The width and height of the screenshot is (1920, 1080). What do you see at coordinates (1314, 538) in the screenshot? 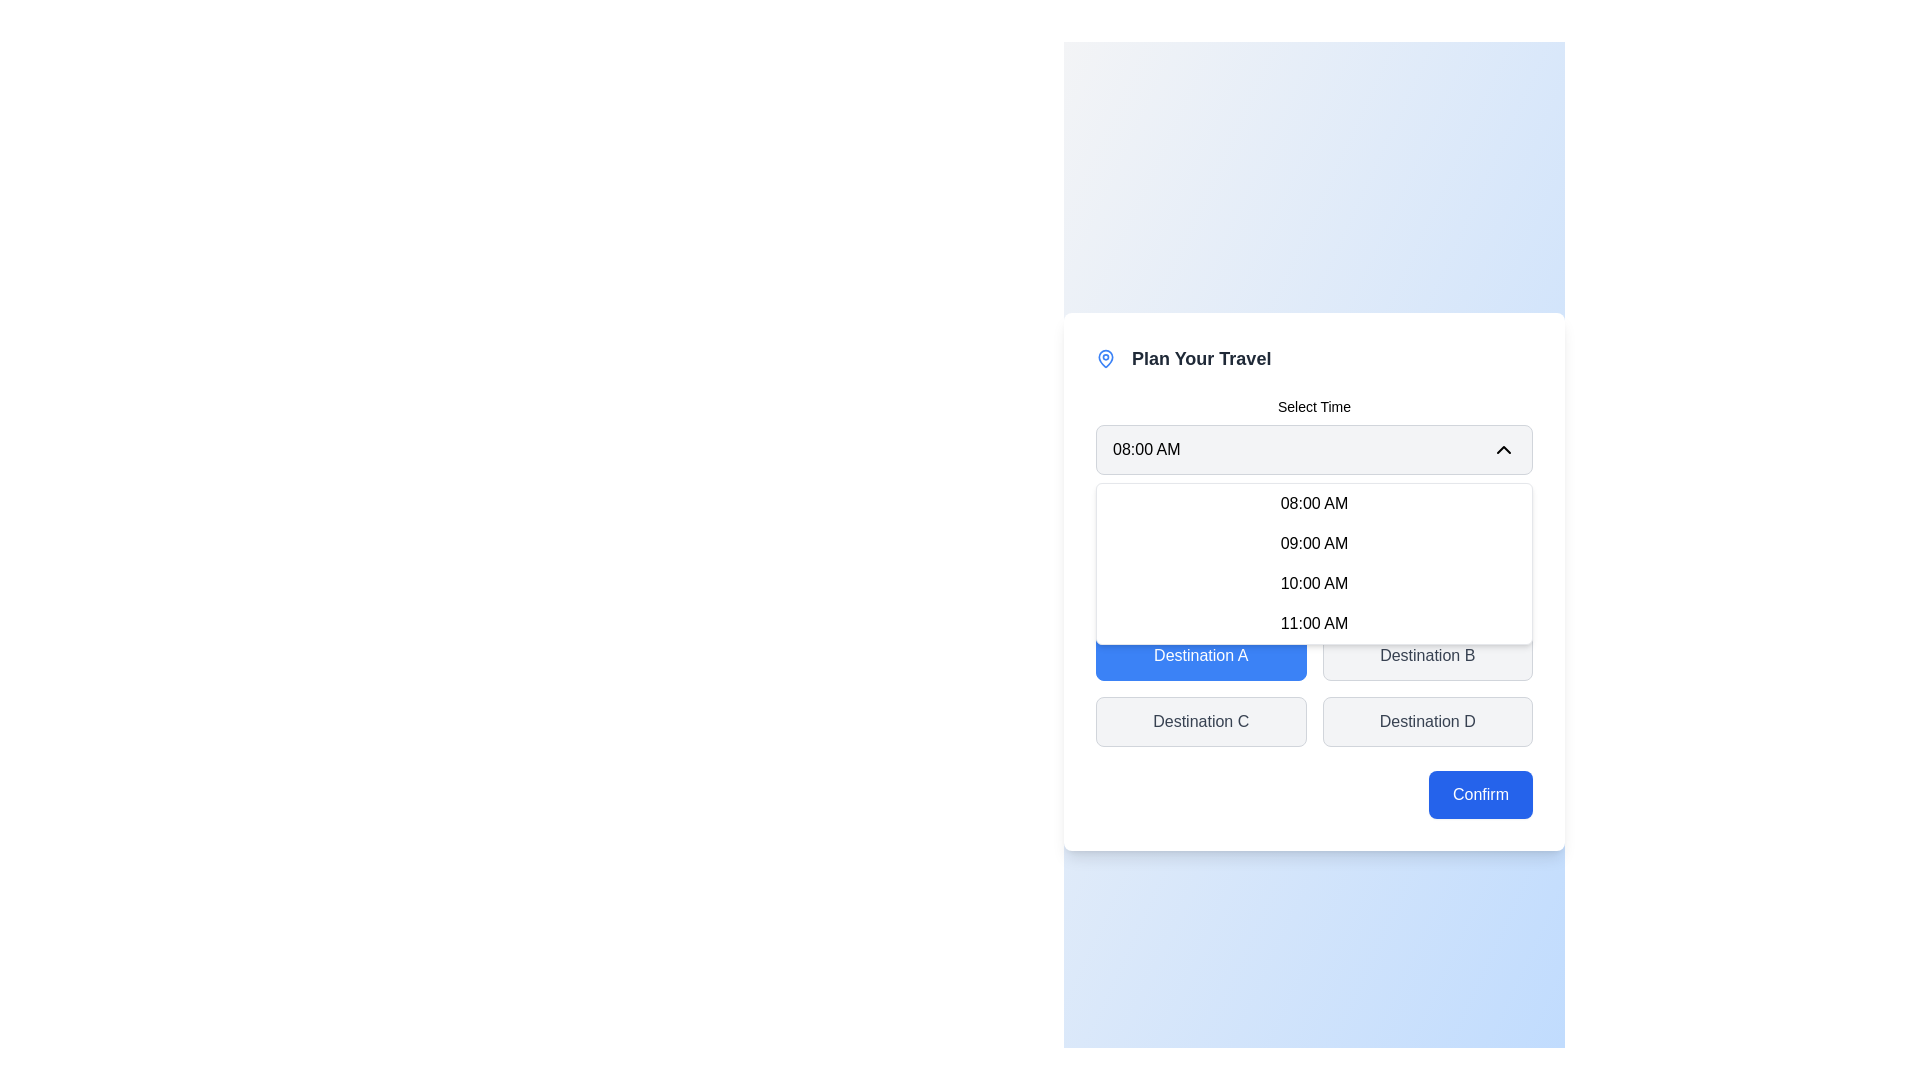
I see `the second item in the 'Select Time' dropdown menu` at bounding box center [1314, 538].